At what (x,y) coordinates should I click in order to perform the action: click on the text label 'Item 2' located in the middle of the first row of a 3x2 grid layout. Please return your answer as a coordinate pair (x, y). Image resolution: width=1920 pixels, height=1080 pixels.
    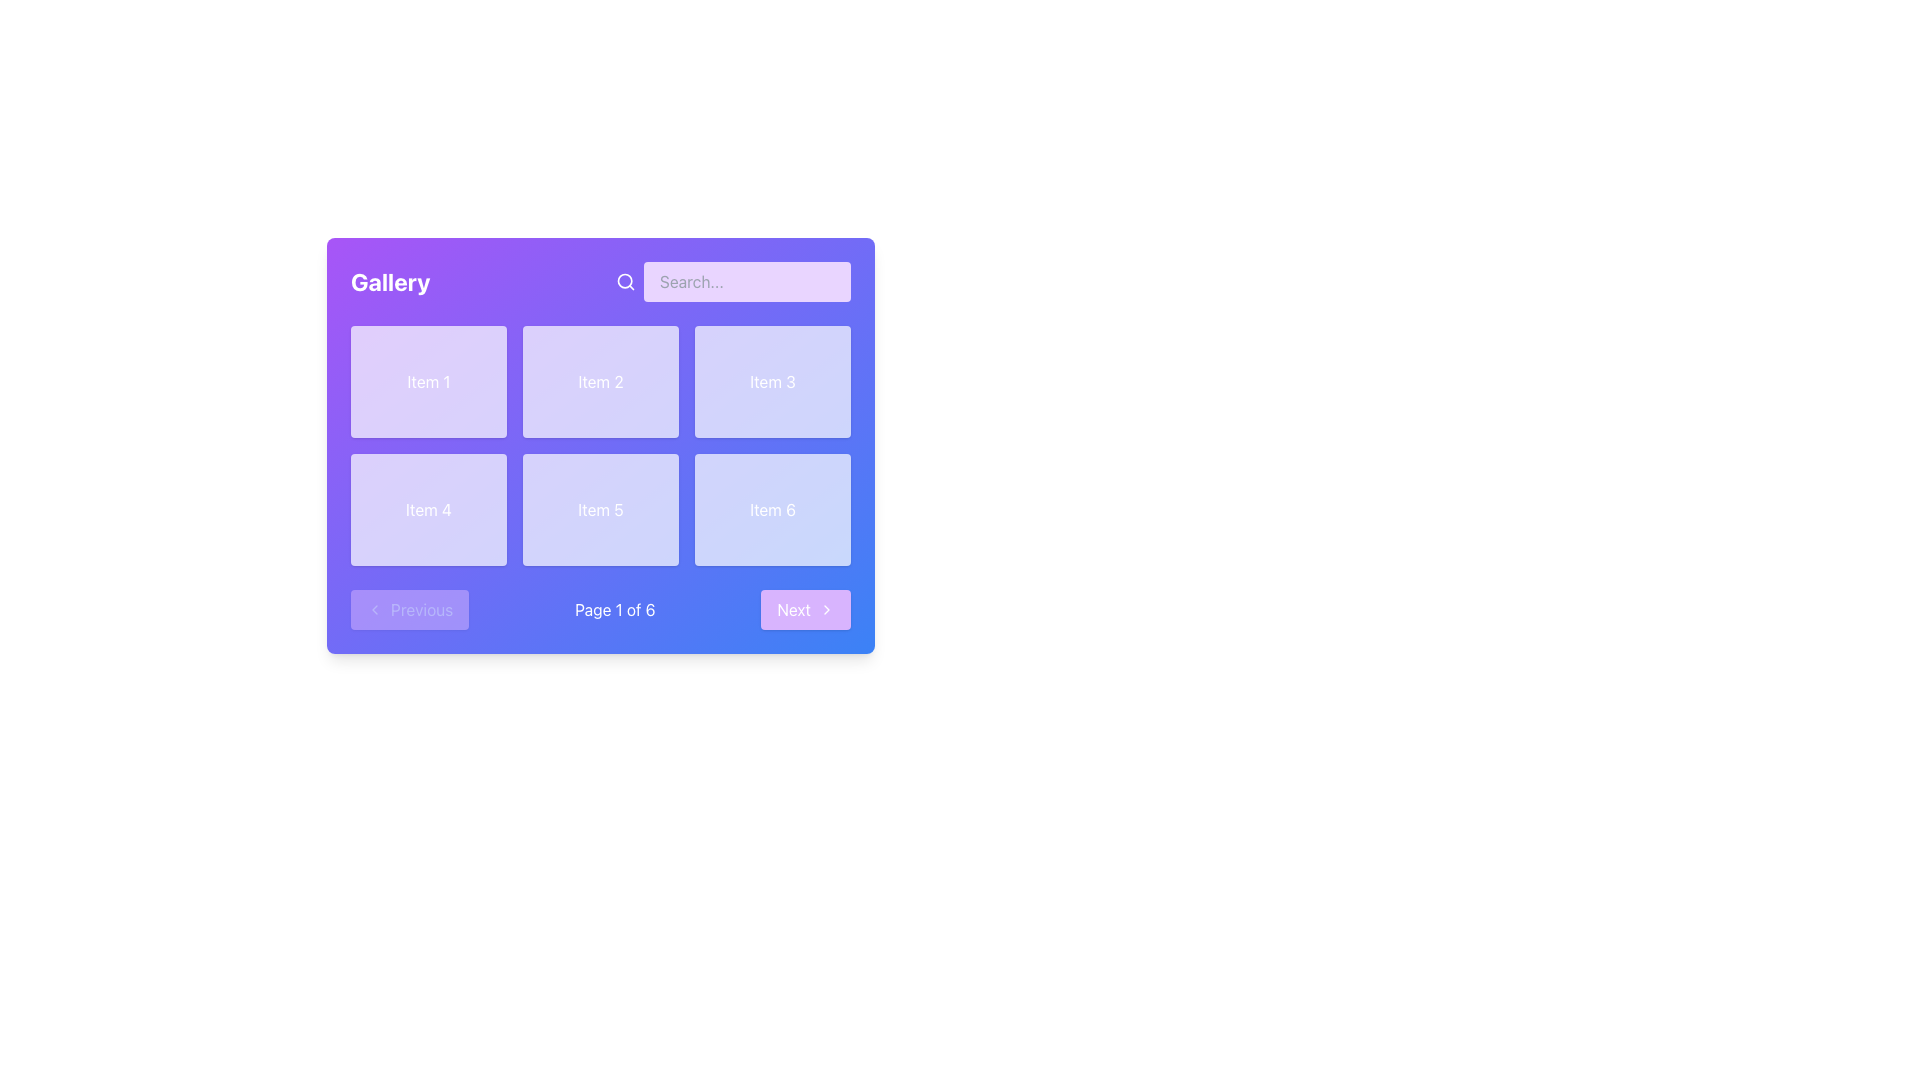
    Looking at the image, I should click on (599, 381).